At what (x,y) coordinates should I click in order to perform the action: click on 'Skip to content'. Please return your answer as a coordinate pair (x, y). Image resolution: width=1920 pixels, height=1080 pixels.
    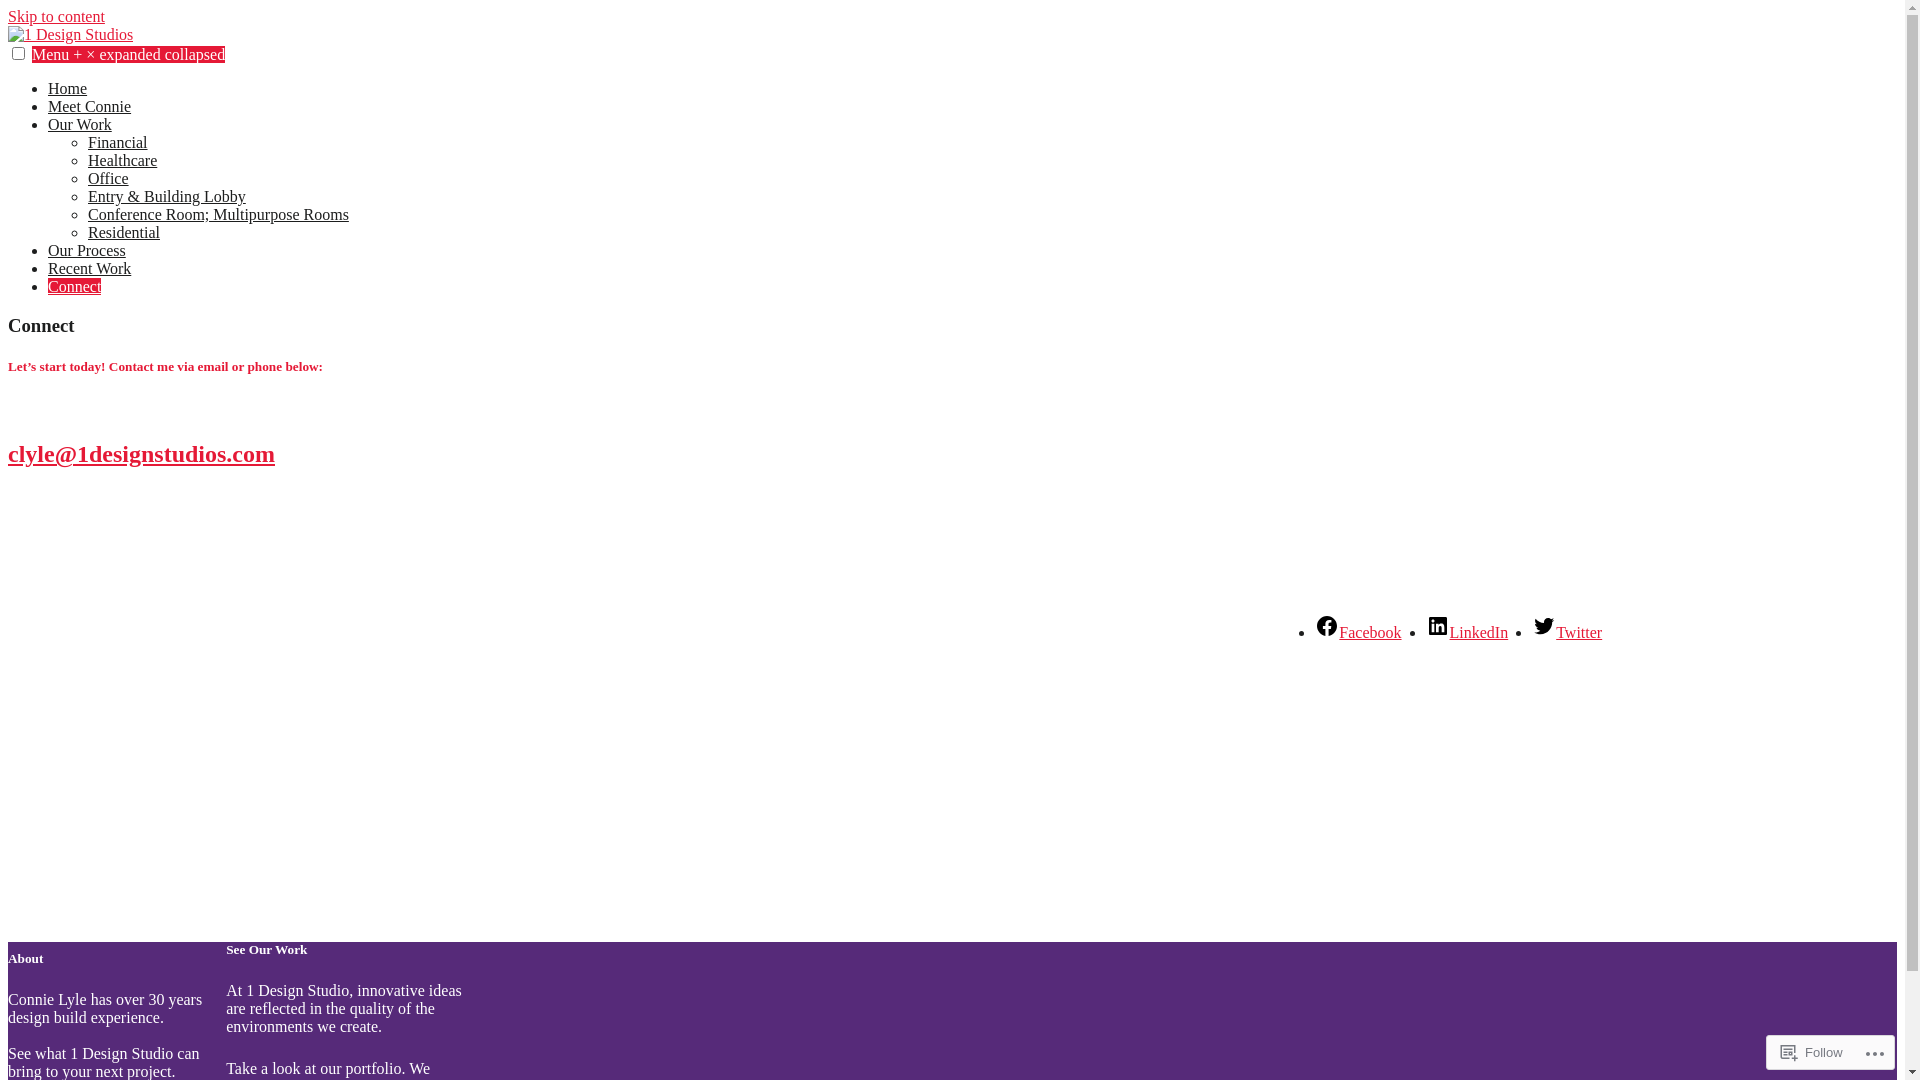
    Looking at the image, I should click on (8, 16).